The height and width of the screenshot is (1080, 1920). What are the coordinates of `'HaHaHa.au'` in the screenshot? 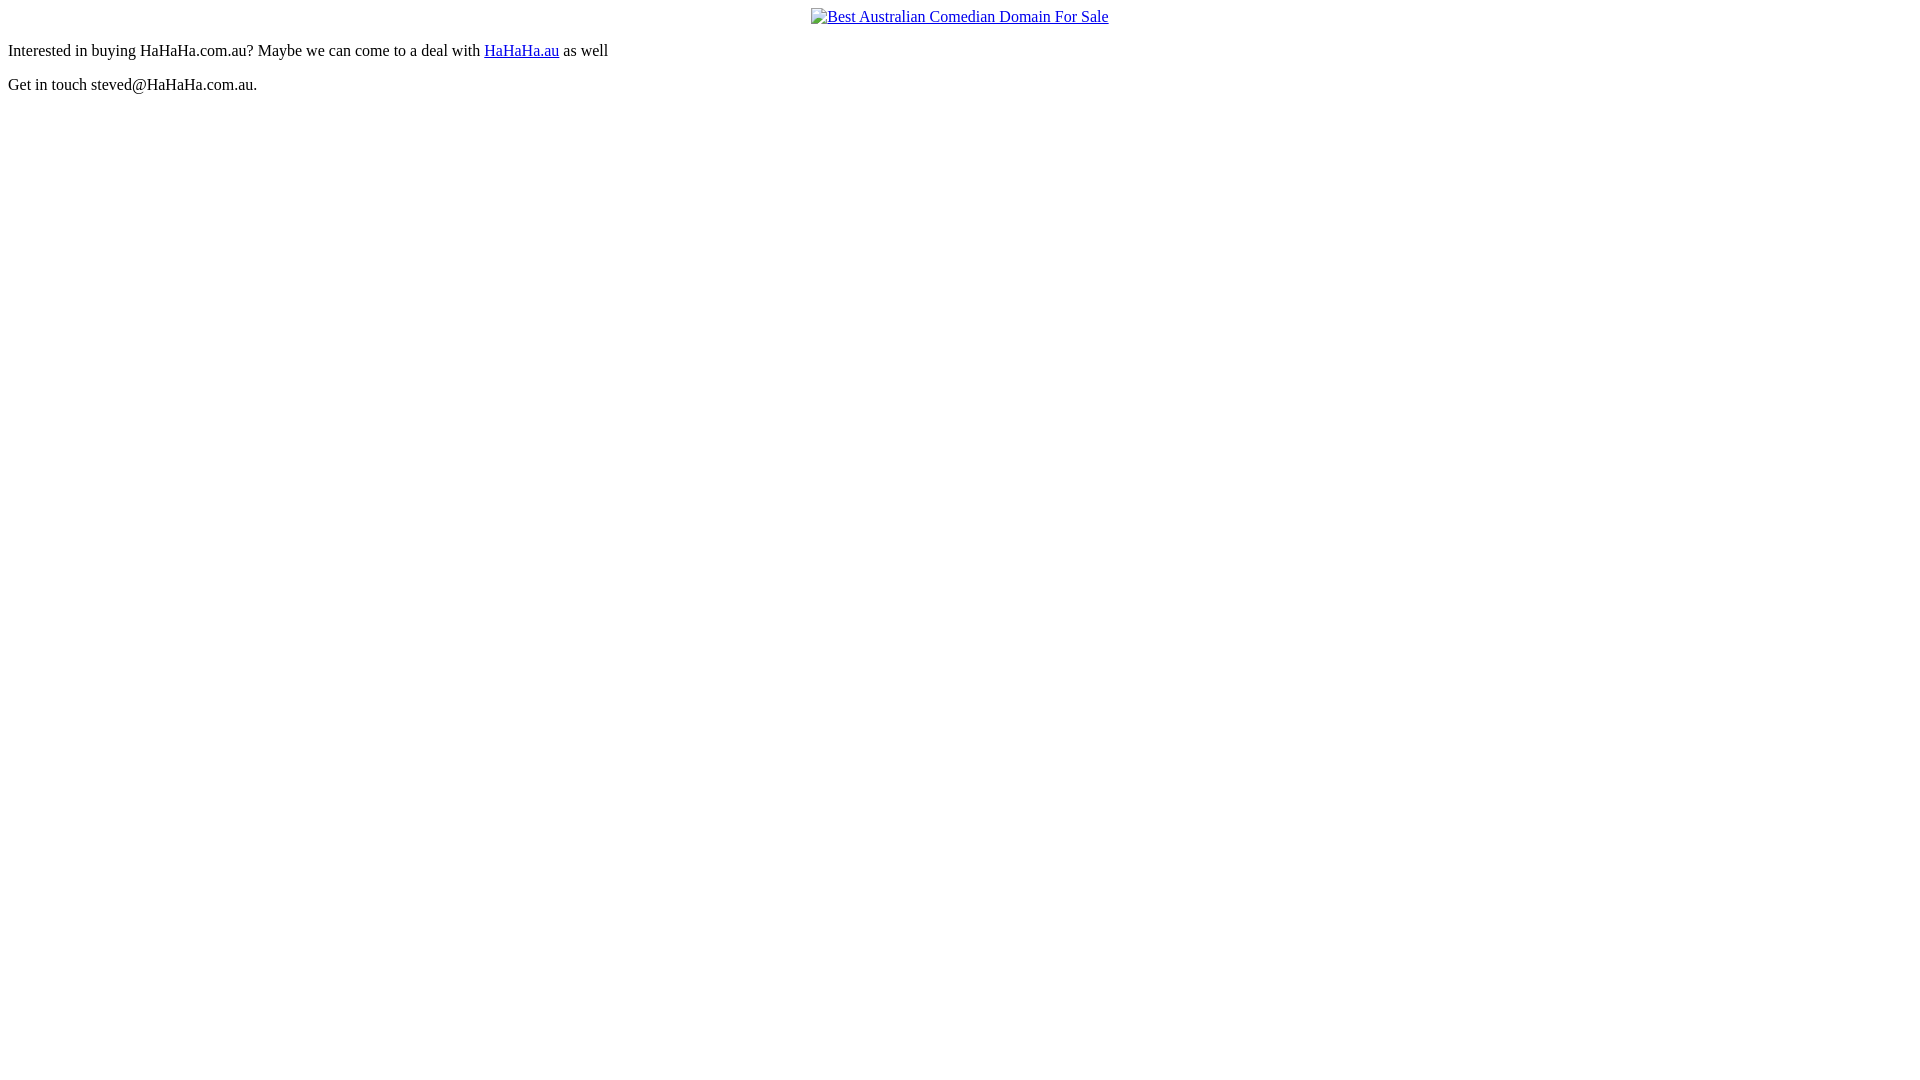 It's located at (521, 49).